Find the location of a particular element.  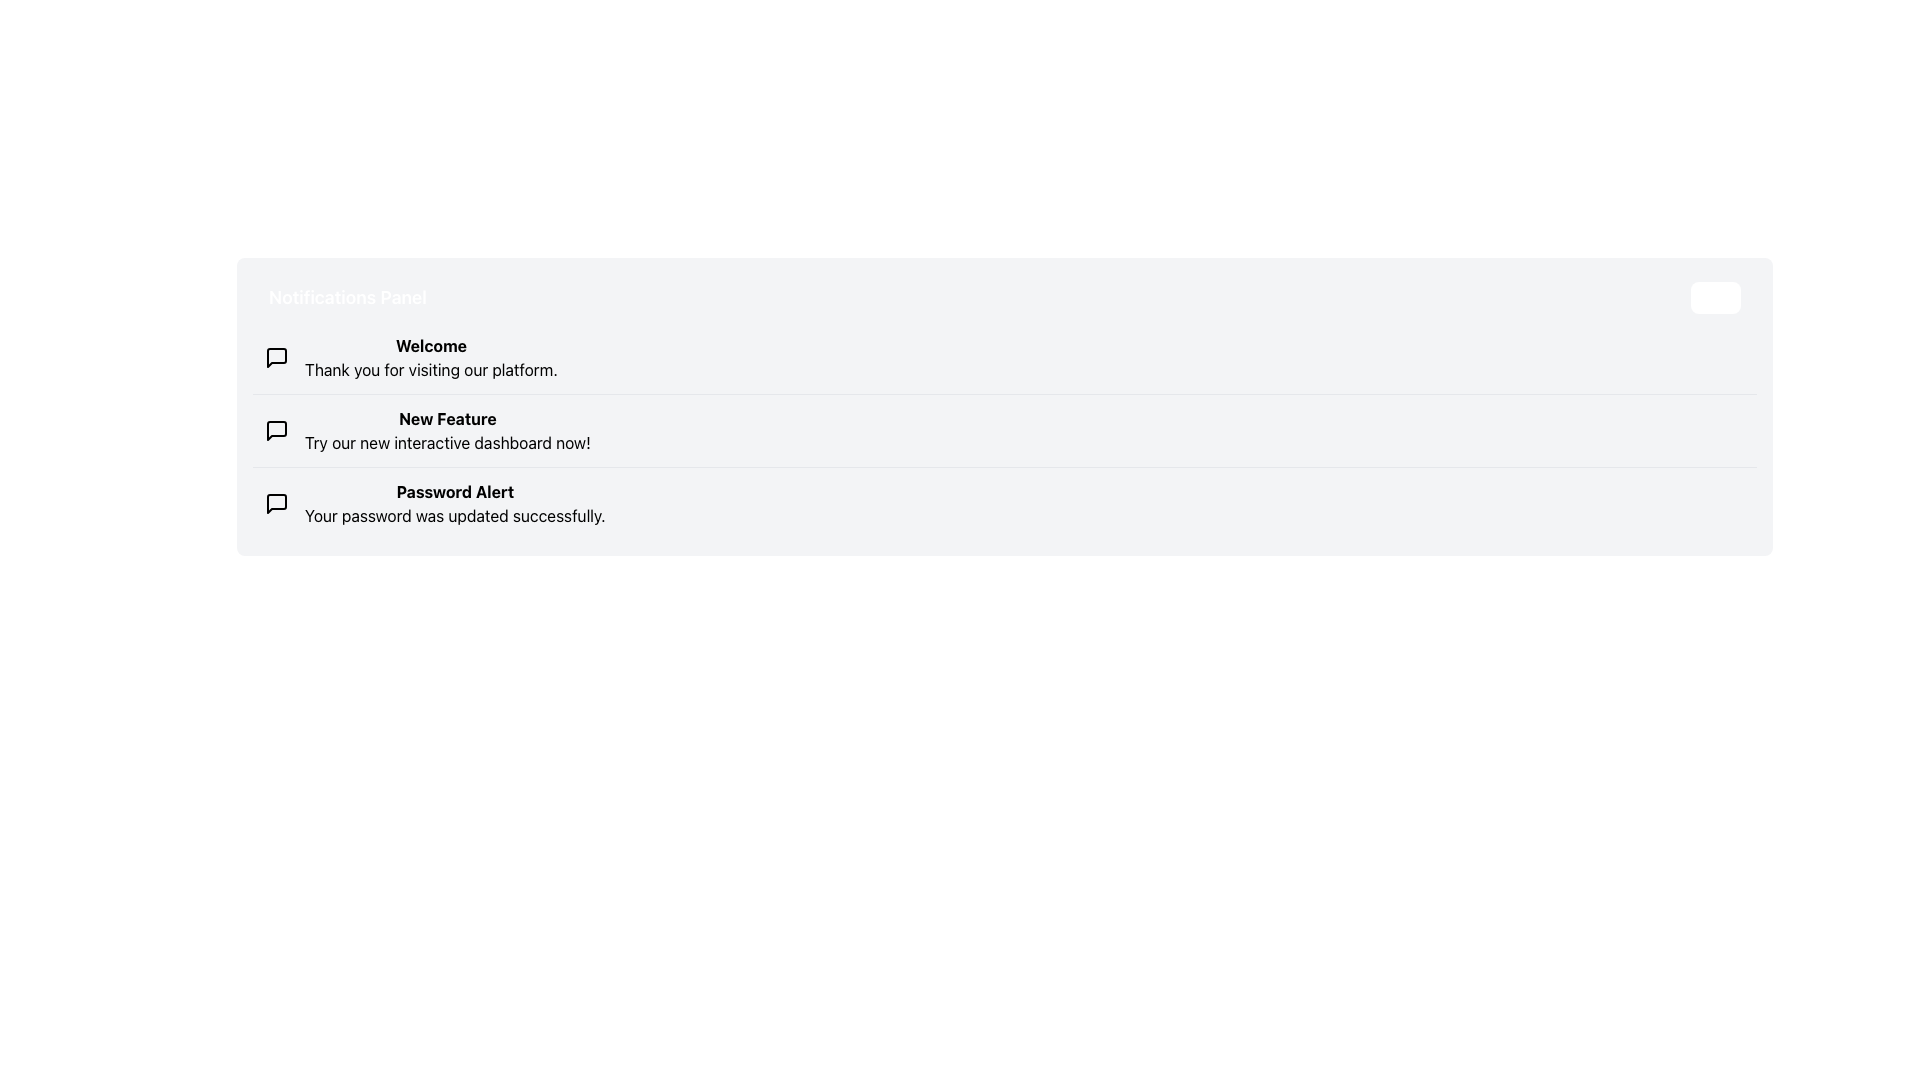

the text element that reads 'New Feature' is located at coordinates (446, 418).